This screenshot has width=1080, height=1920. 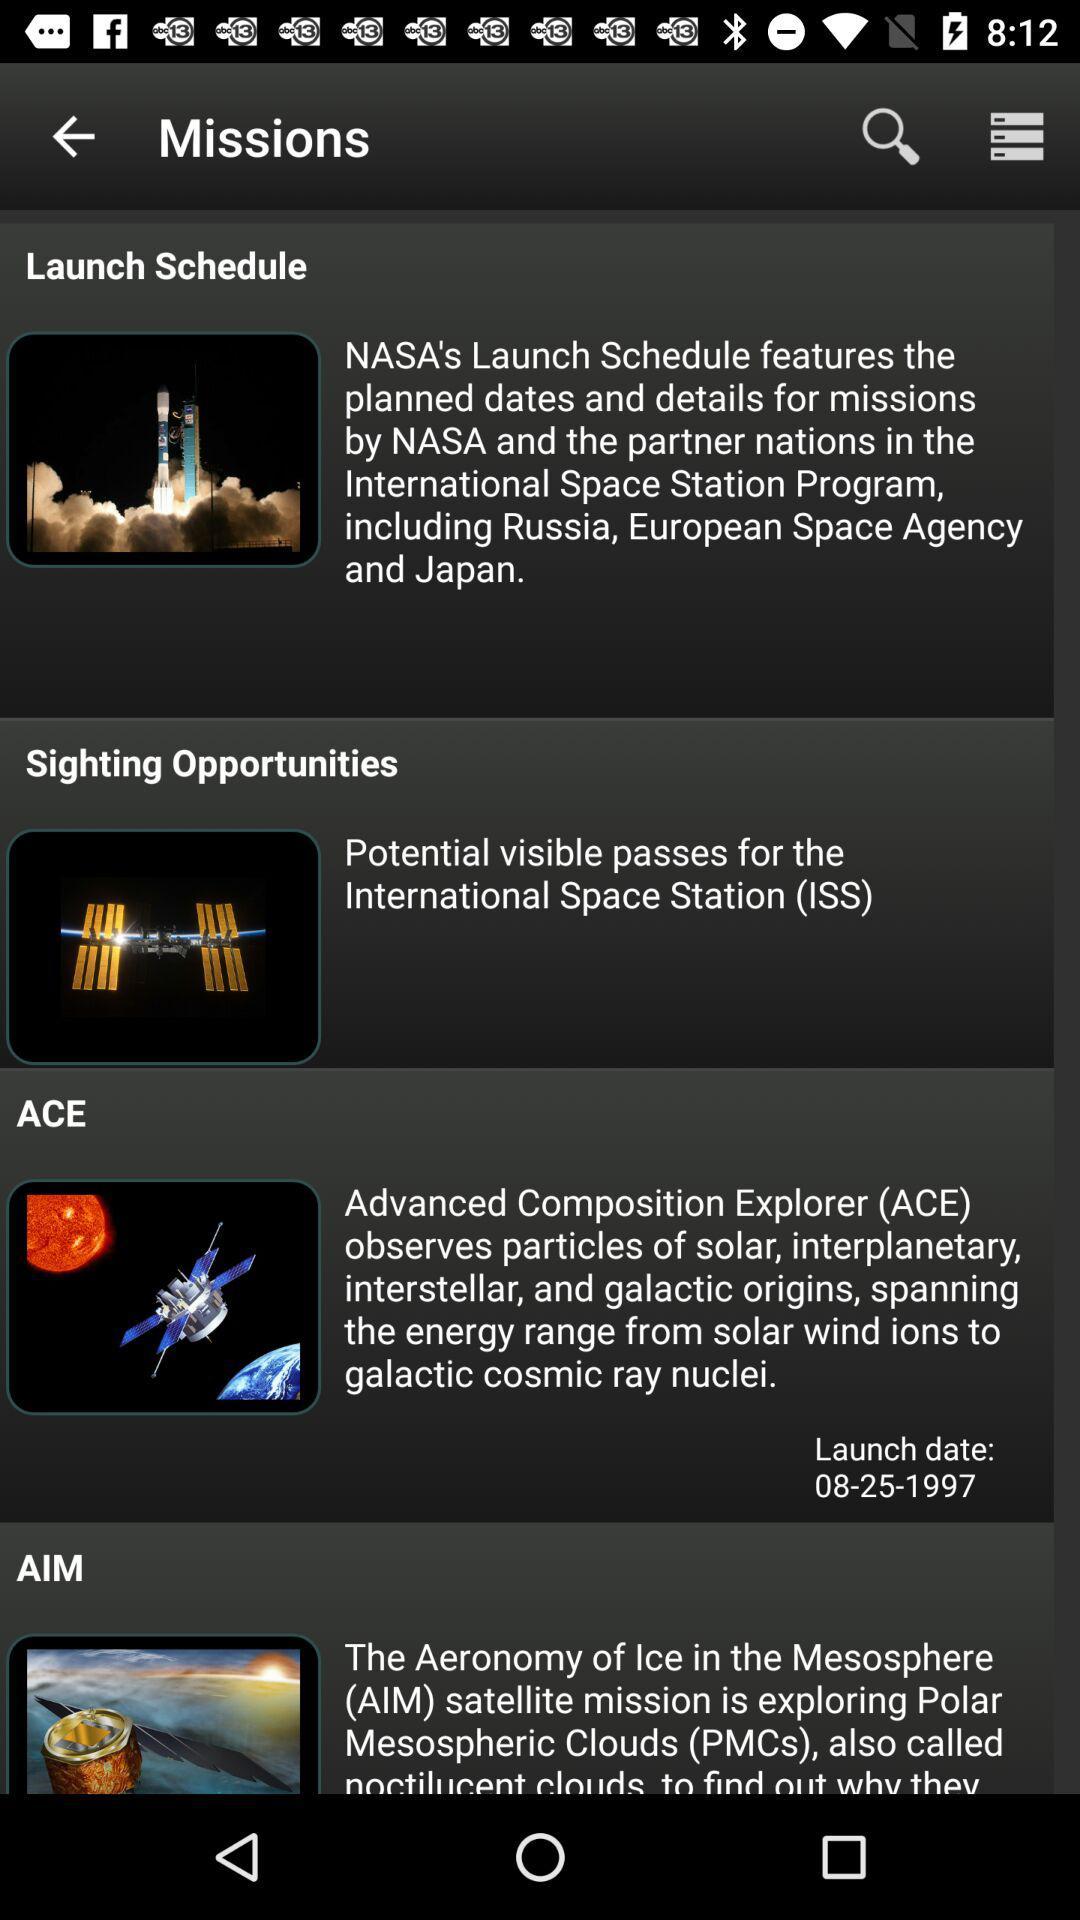 What do you see at coordinates (1017, 135) in the screenshot?
I see `icon above nasa s launch item` at bounding box center [1017, 135].